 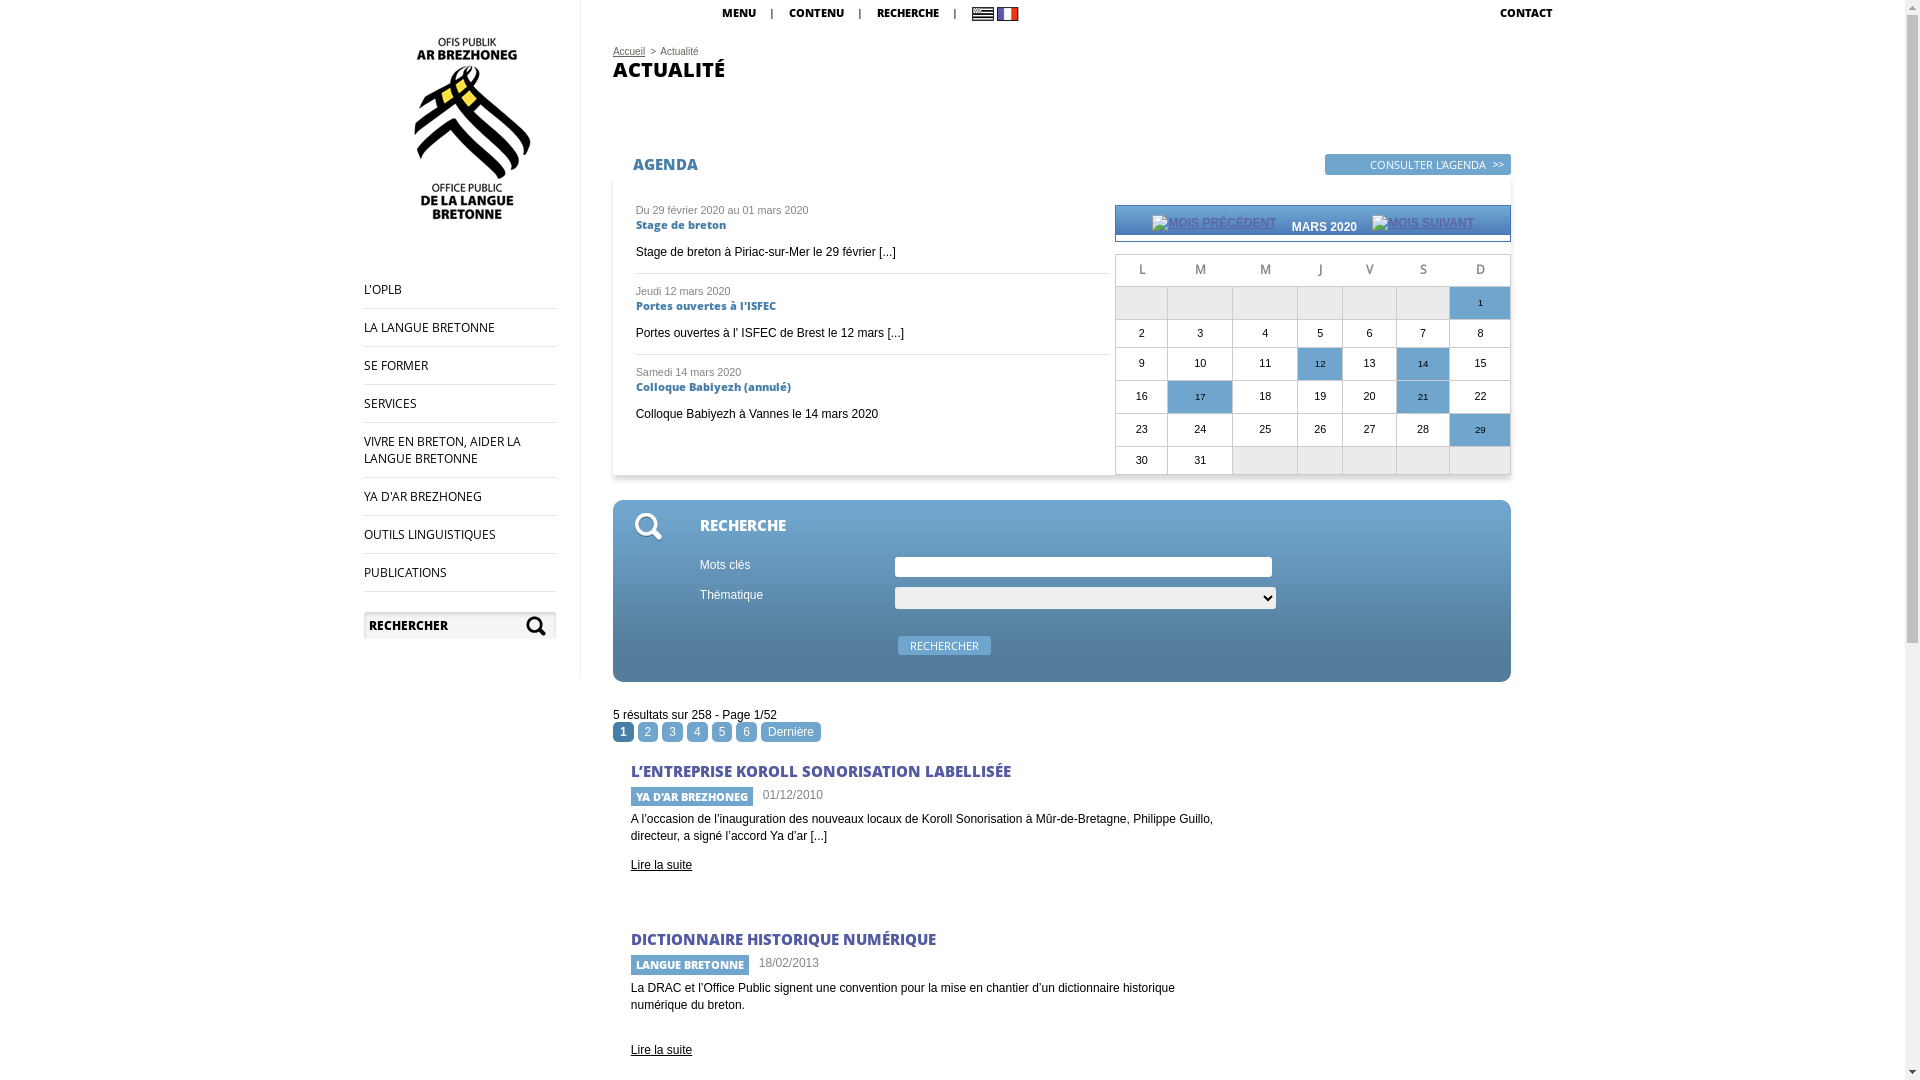 I want to click on '14', so click(x=1422, y=363).